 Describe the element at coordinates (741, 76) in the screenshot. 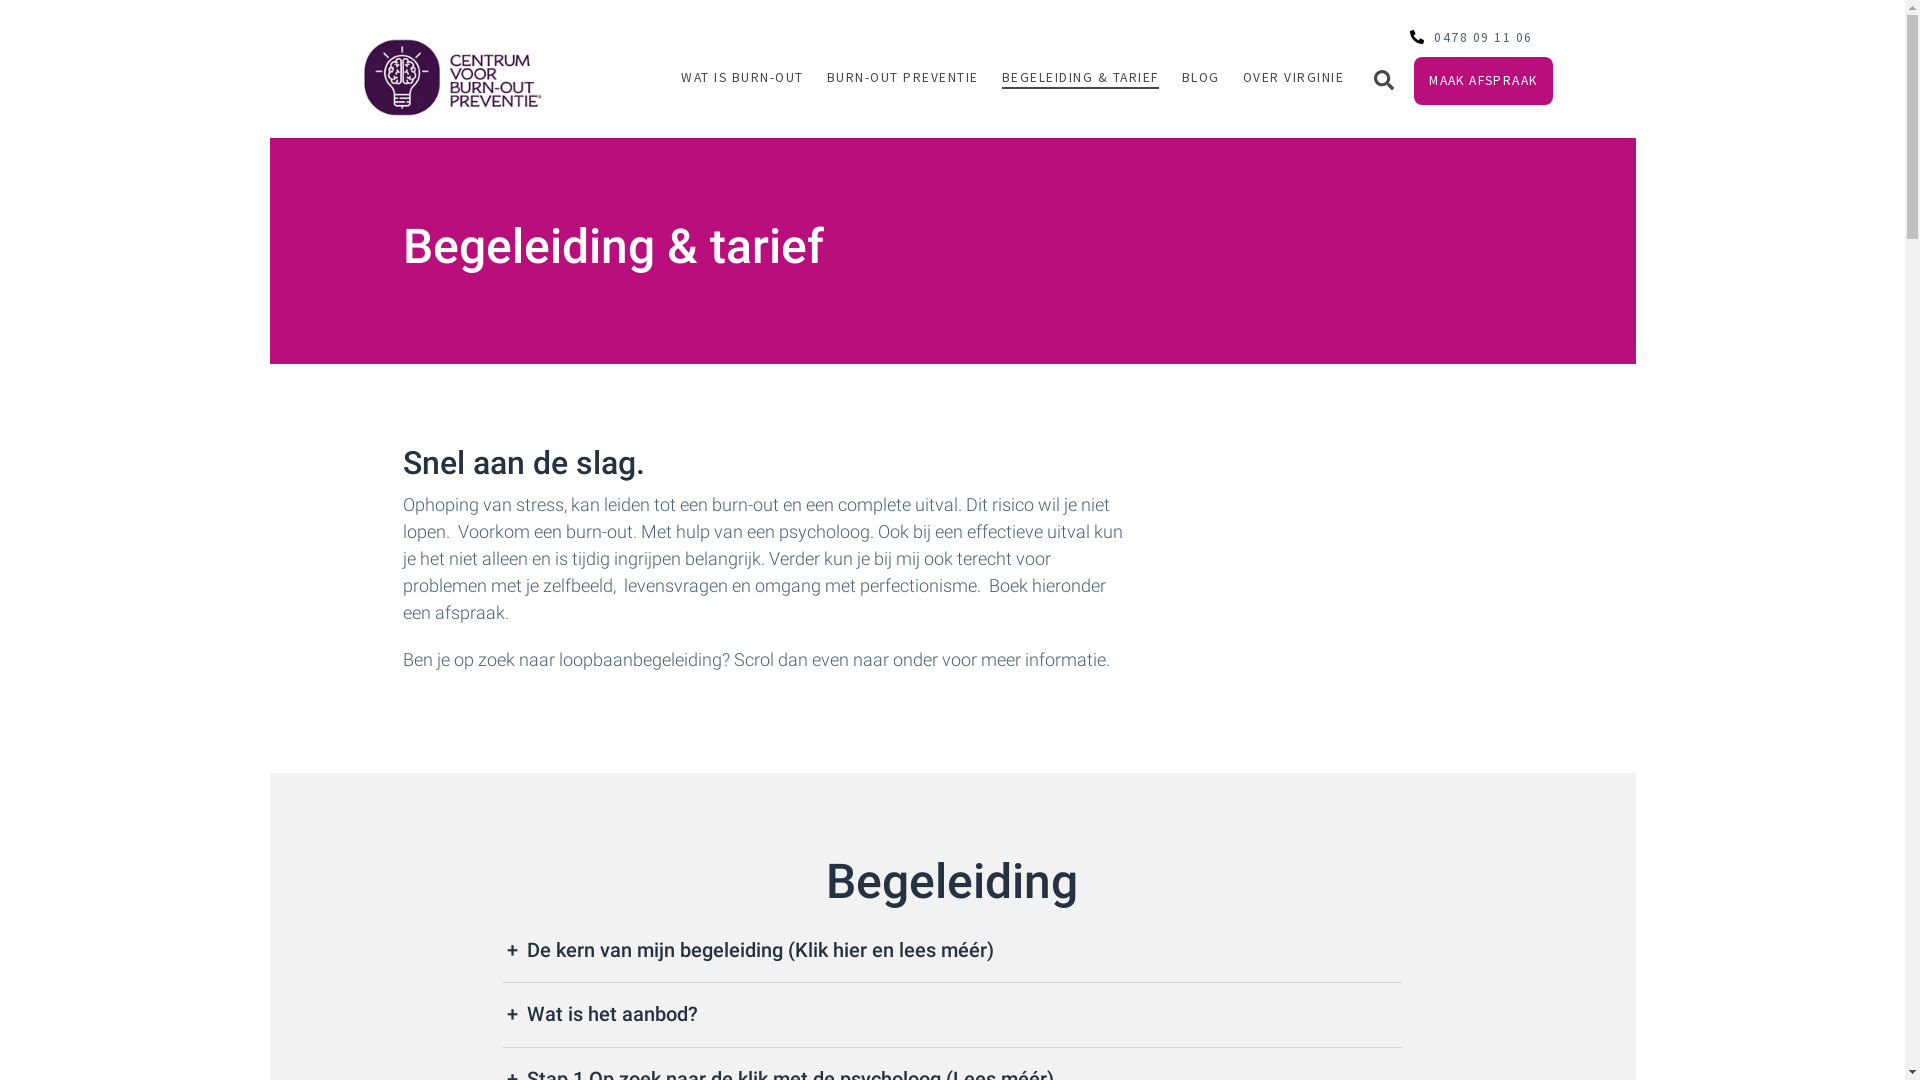

I see `'WAT IS BURN-OUT'` at that location.